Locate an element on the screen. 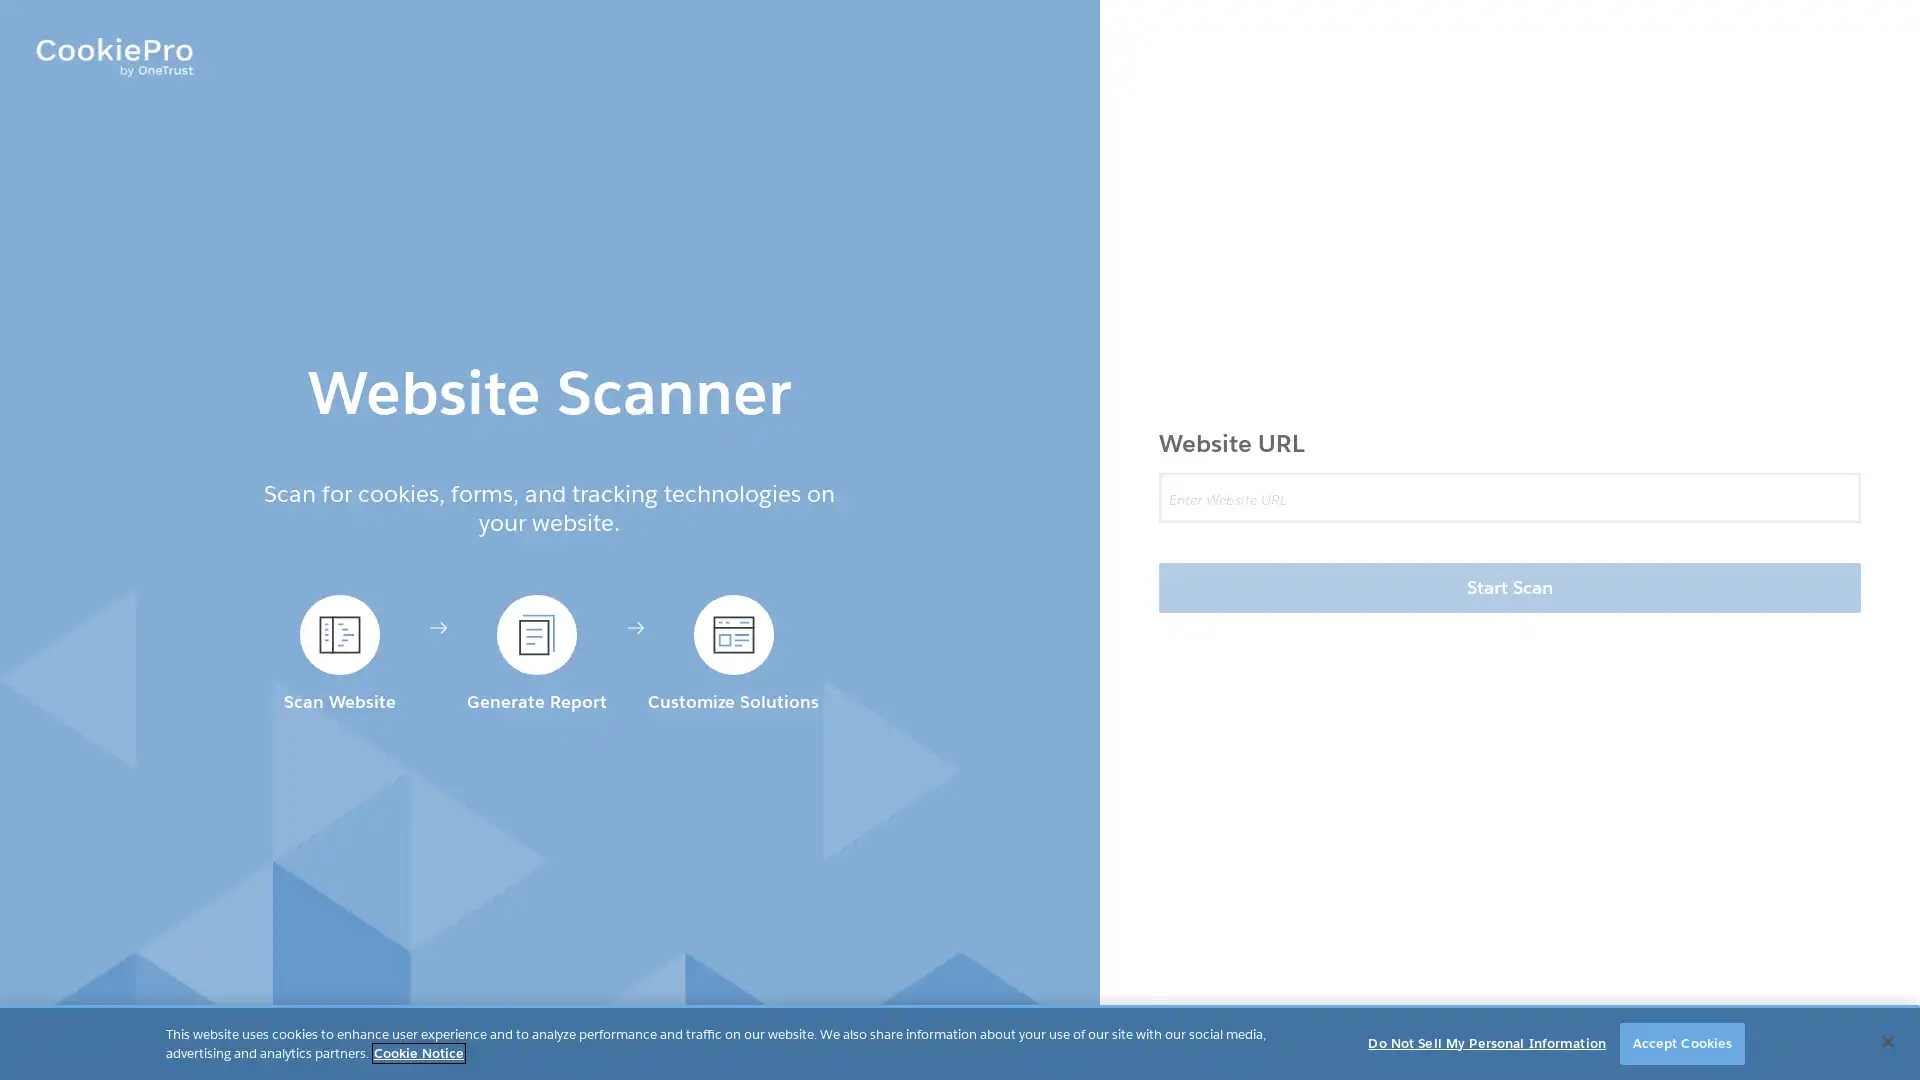 The image size is (1920, 1080). Close is located at coordinates (1886, 1040).